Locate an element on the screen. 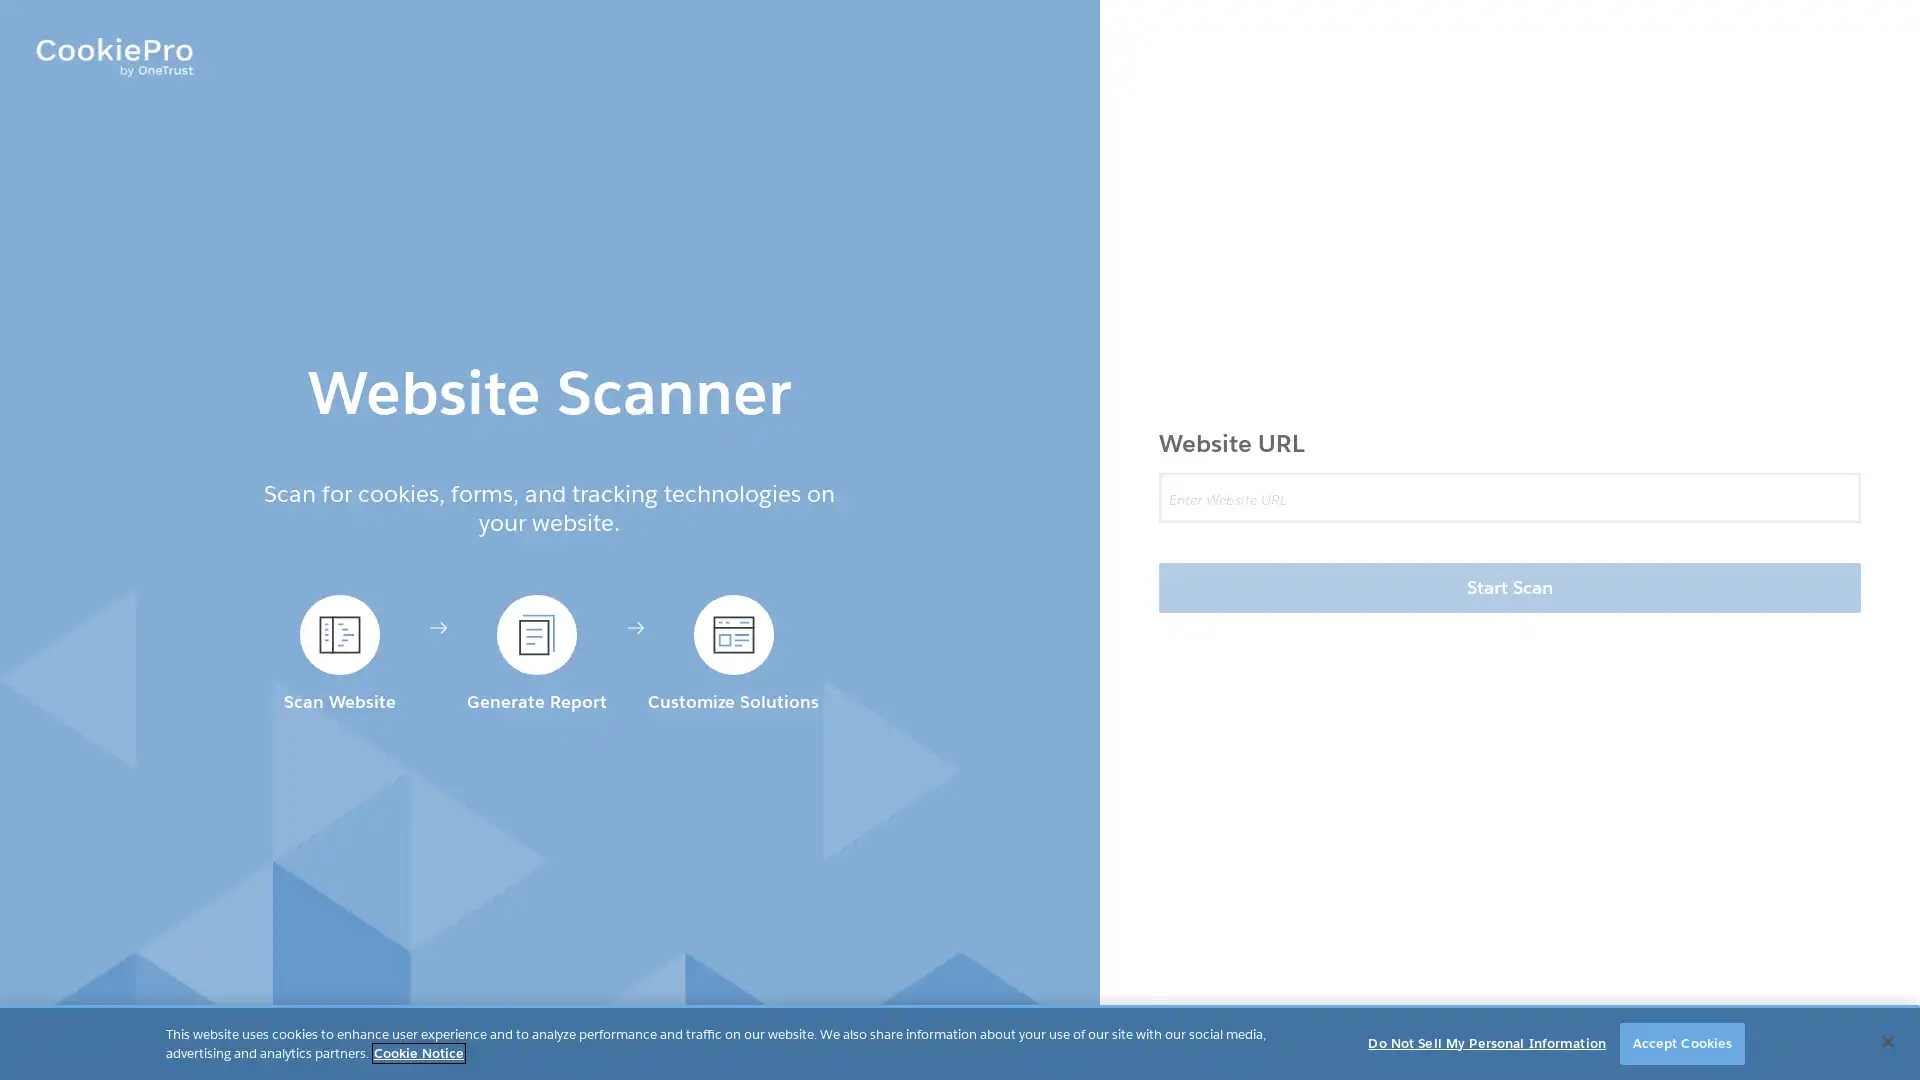 The image size is (1920, 1080). Close is located at coordinates (1886, 1040).